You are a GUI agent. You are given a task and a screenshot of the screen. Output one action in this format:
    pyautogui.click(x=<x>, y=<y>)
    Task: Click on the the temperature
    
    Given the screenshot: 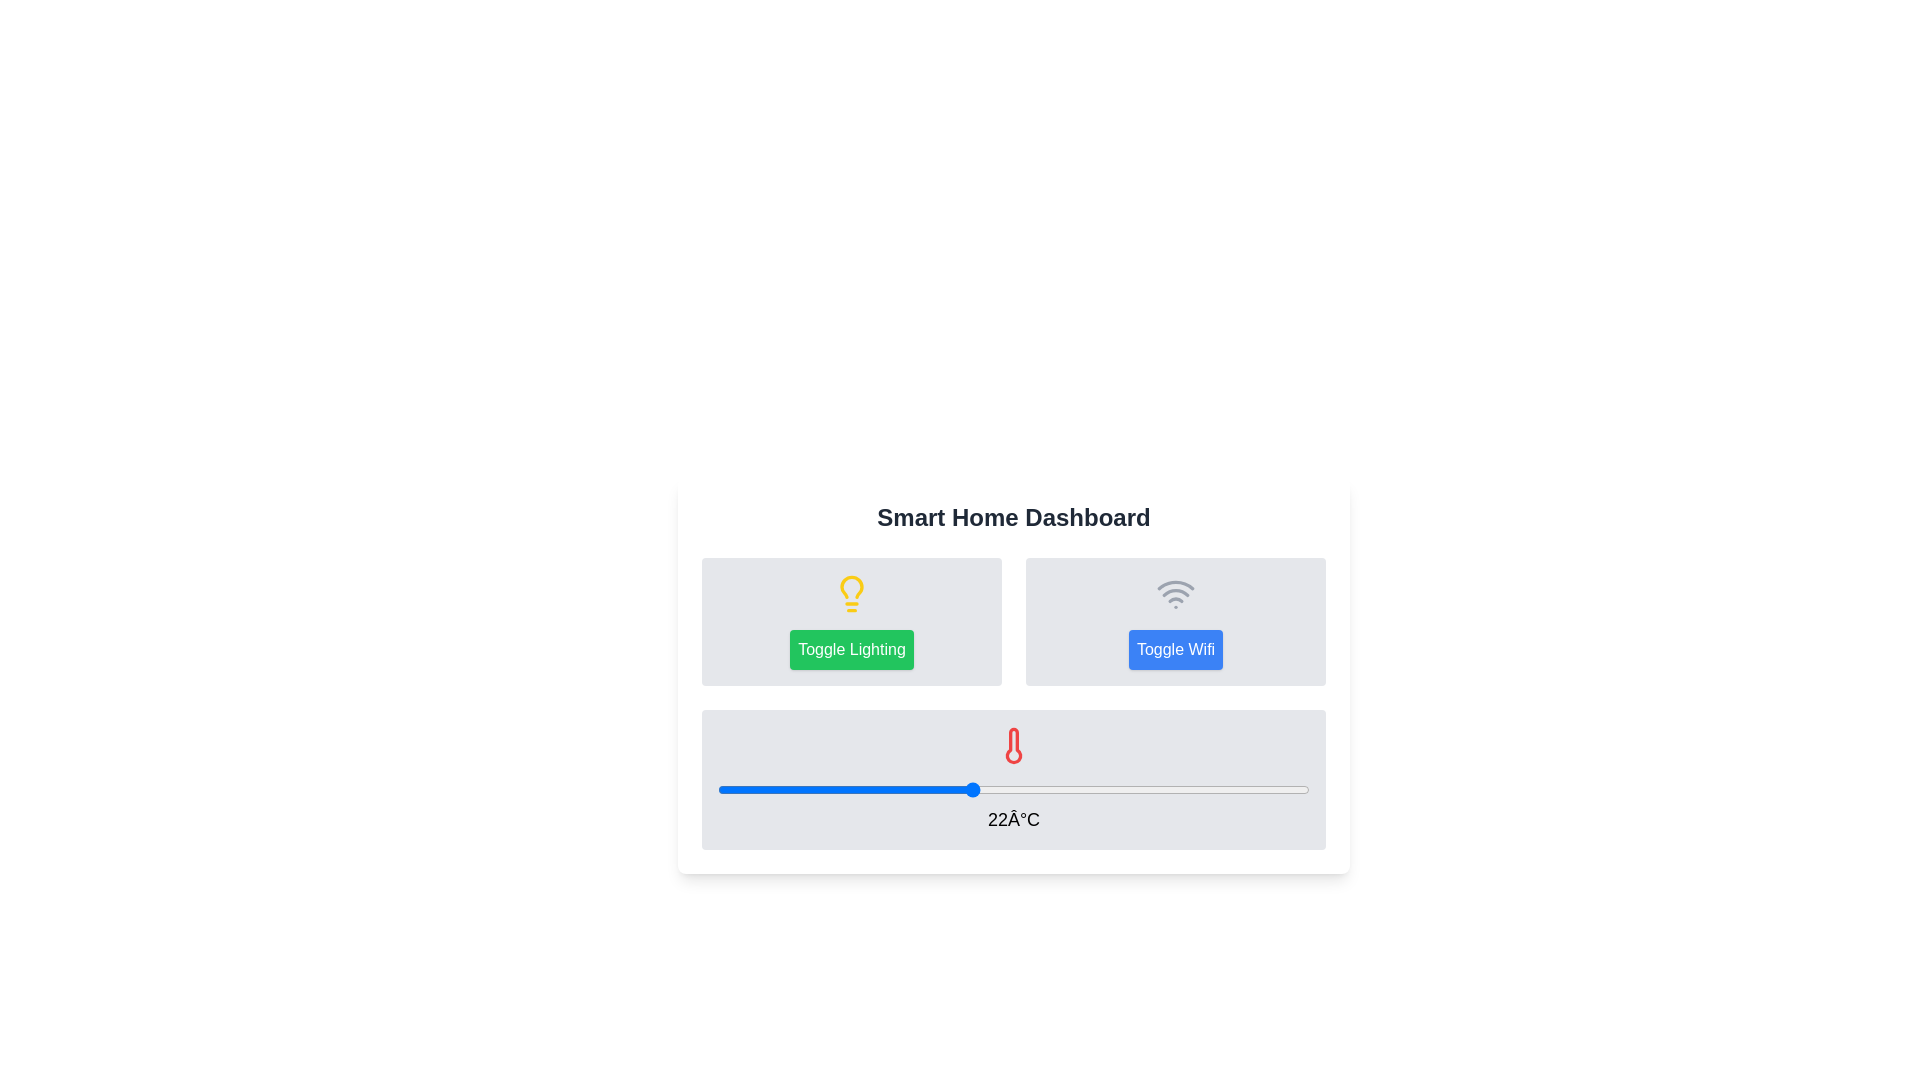 What is the action you would take?
    pyautogui.click(x=718, y=789)
    